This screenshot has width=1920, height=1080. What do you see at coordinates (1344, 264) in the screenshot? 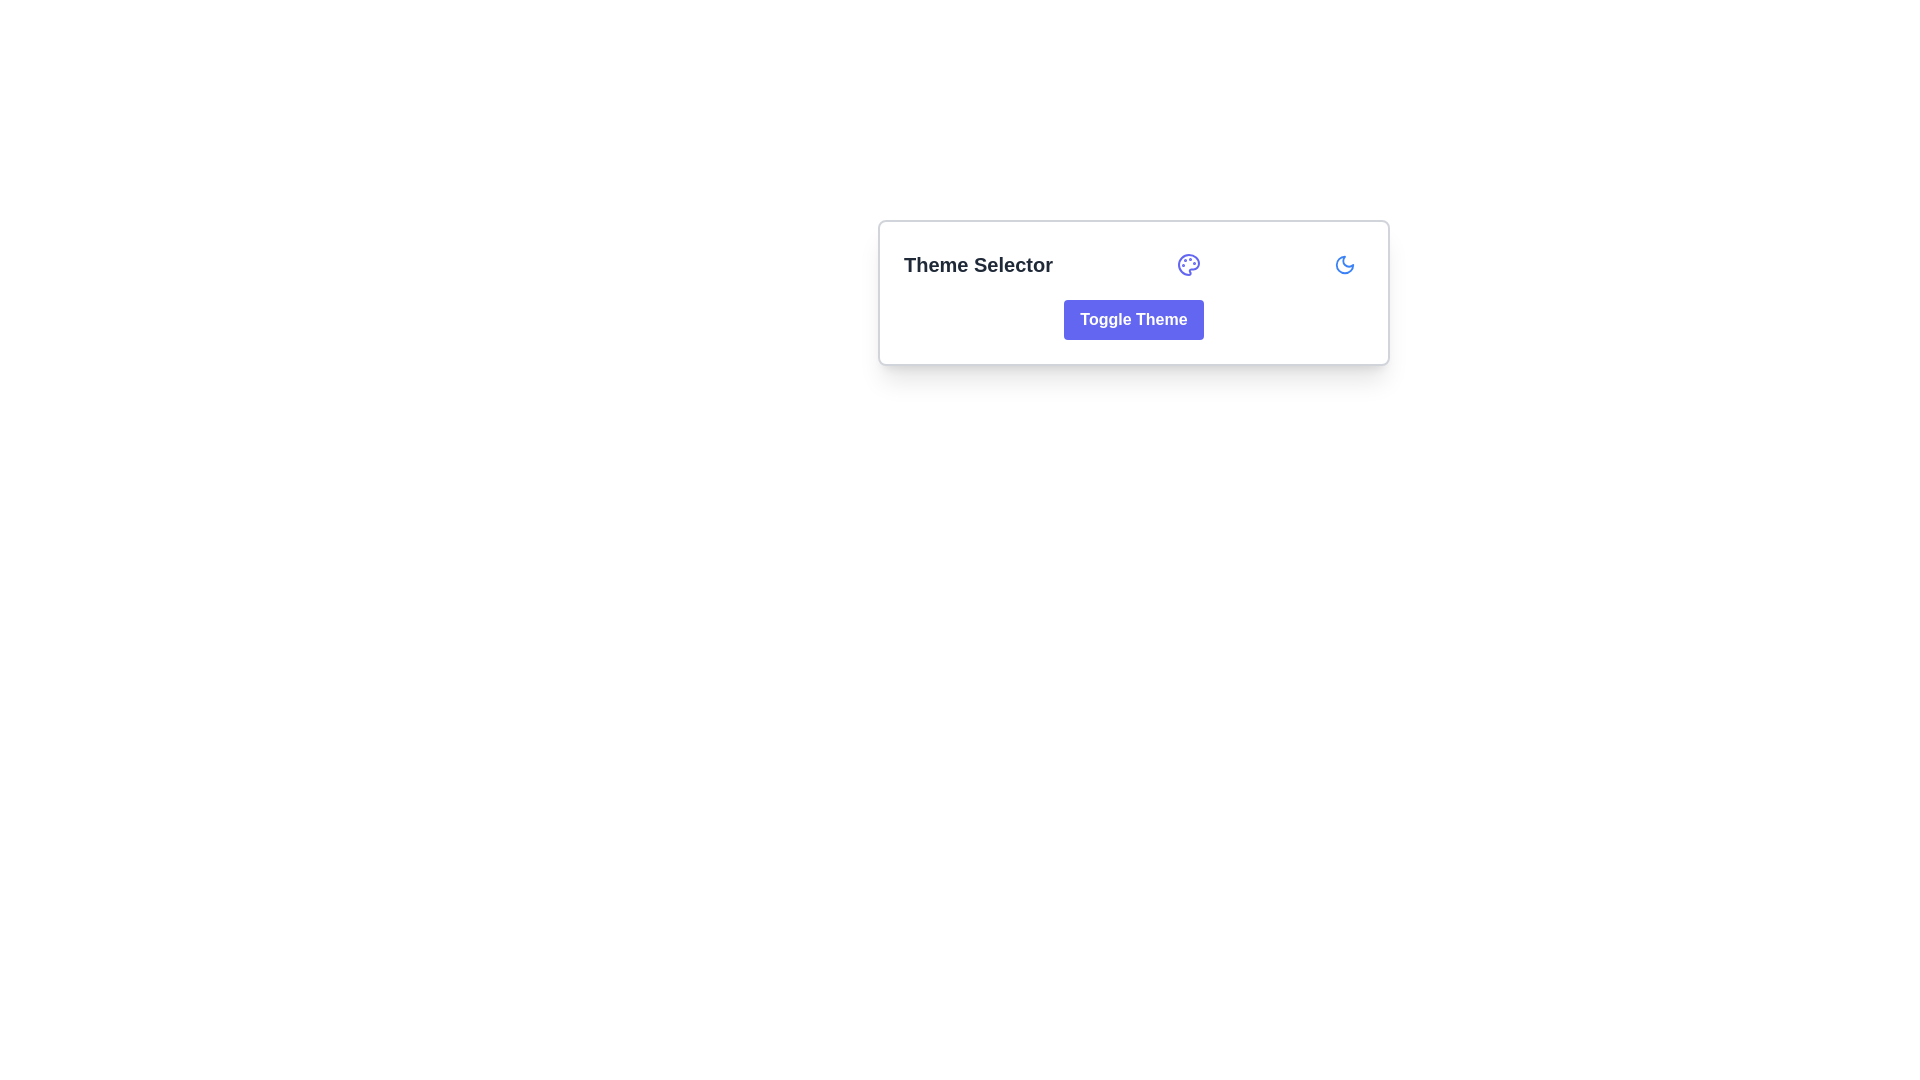
I see `the moon icon located in the top-right corner of the theme selector card, which serves as an indicator for toggling themes` at bounding box center [1344, 264].